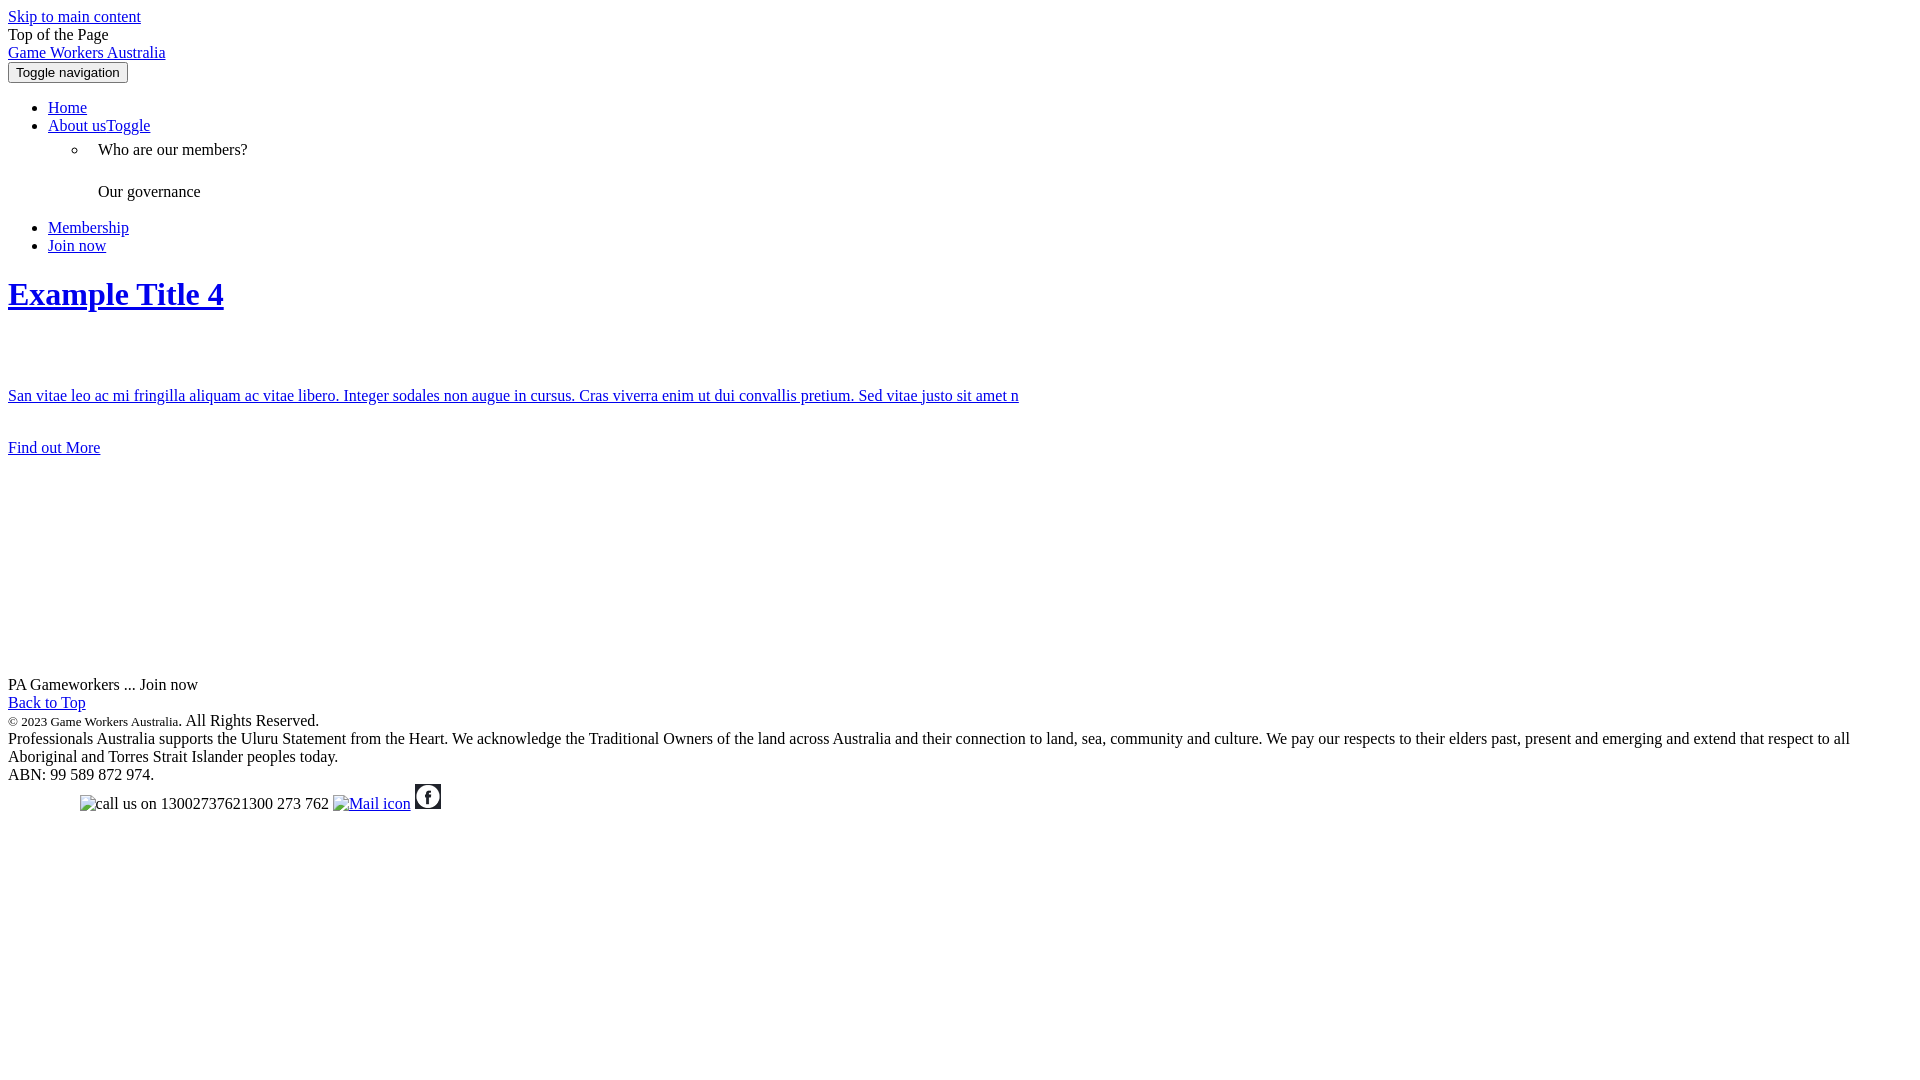  What do you see at coordinates (413, 802) in the screenshot?
I see `'Visit our Facebook page'` at bounding box center [413, 802].